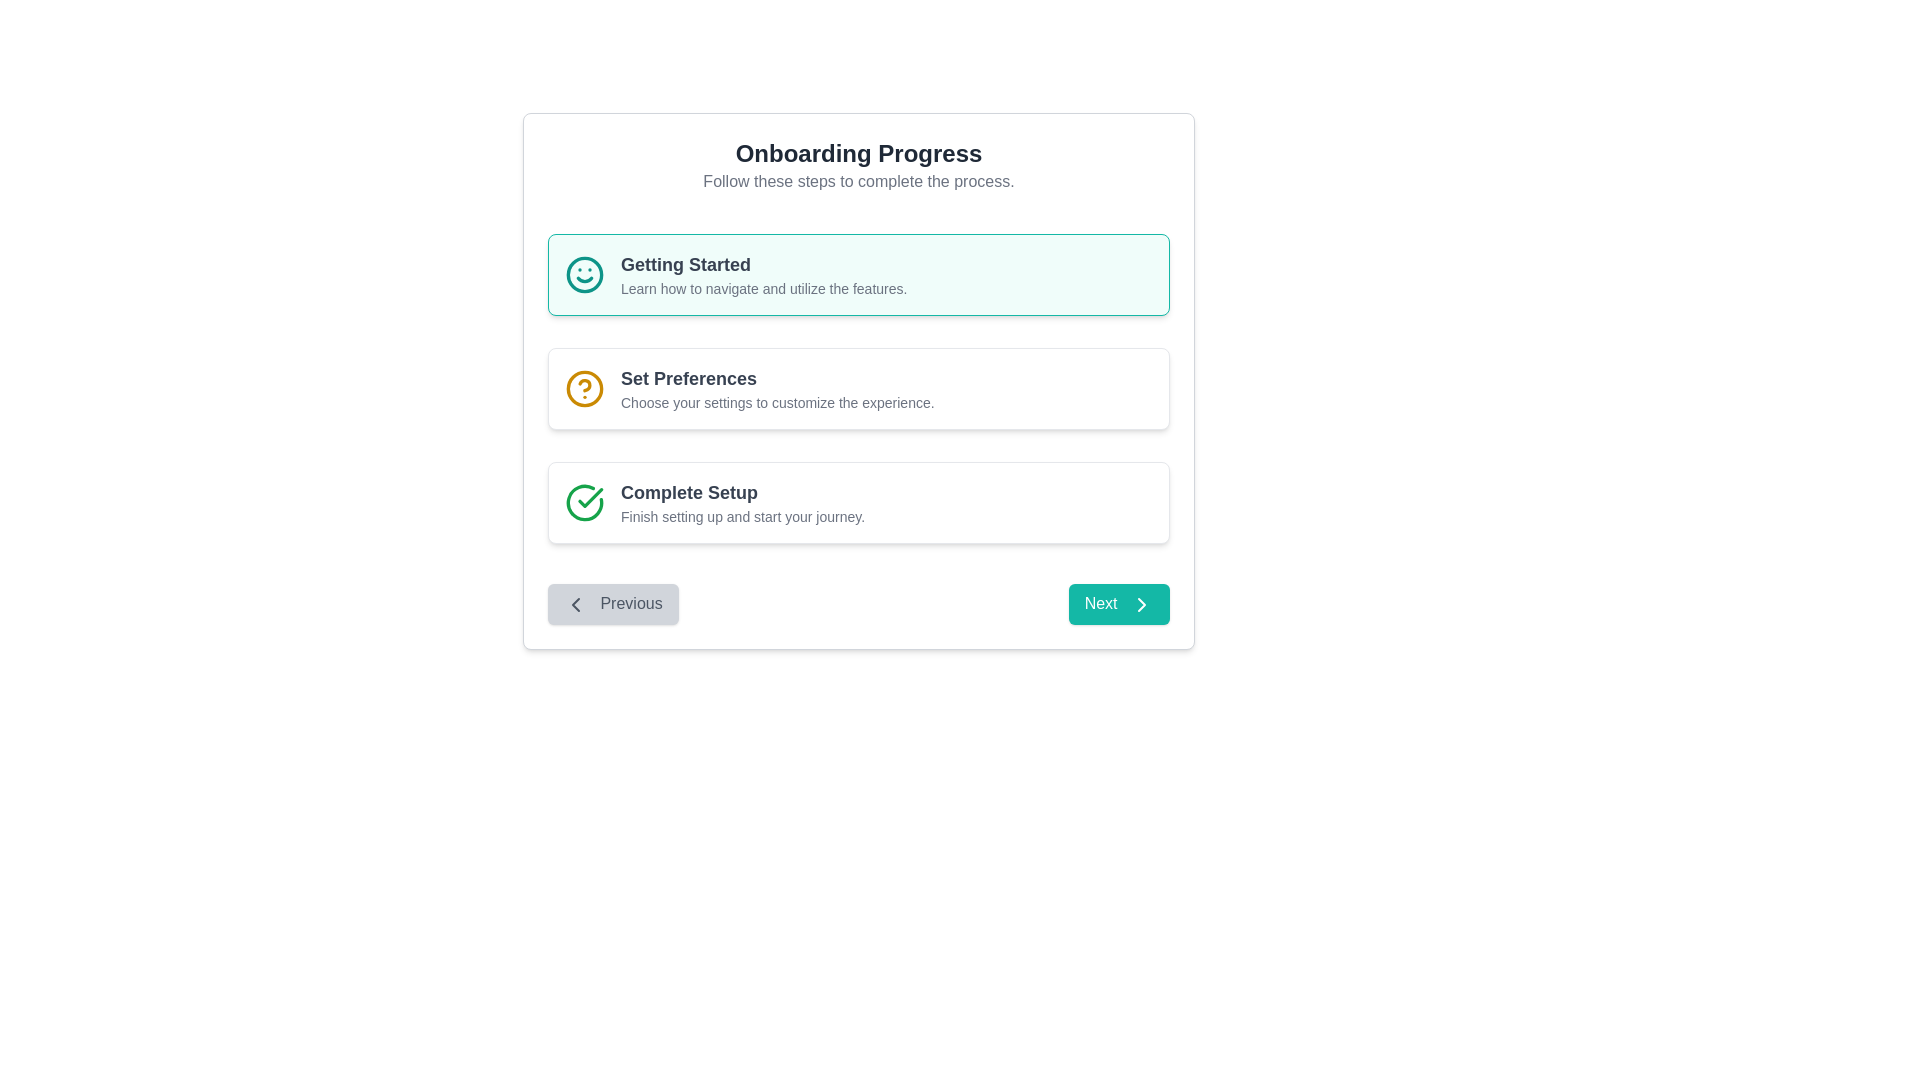 Image resolution: width=1920 pixels, height=1080 pixels. I want to click on the teal-colored circular icon with a smiley face illustration located to the left of the text 'Getting Started', so click(584, 274).